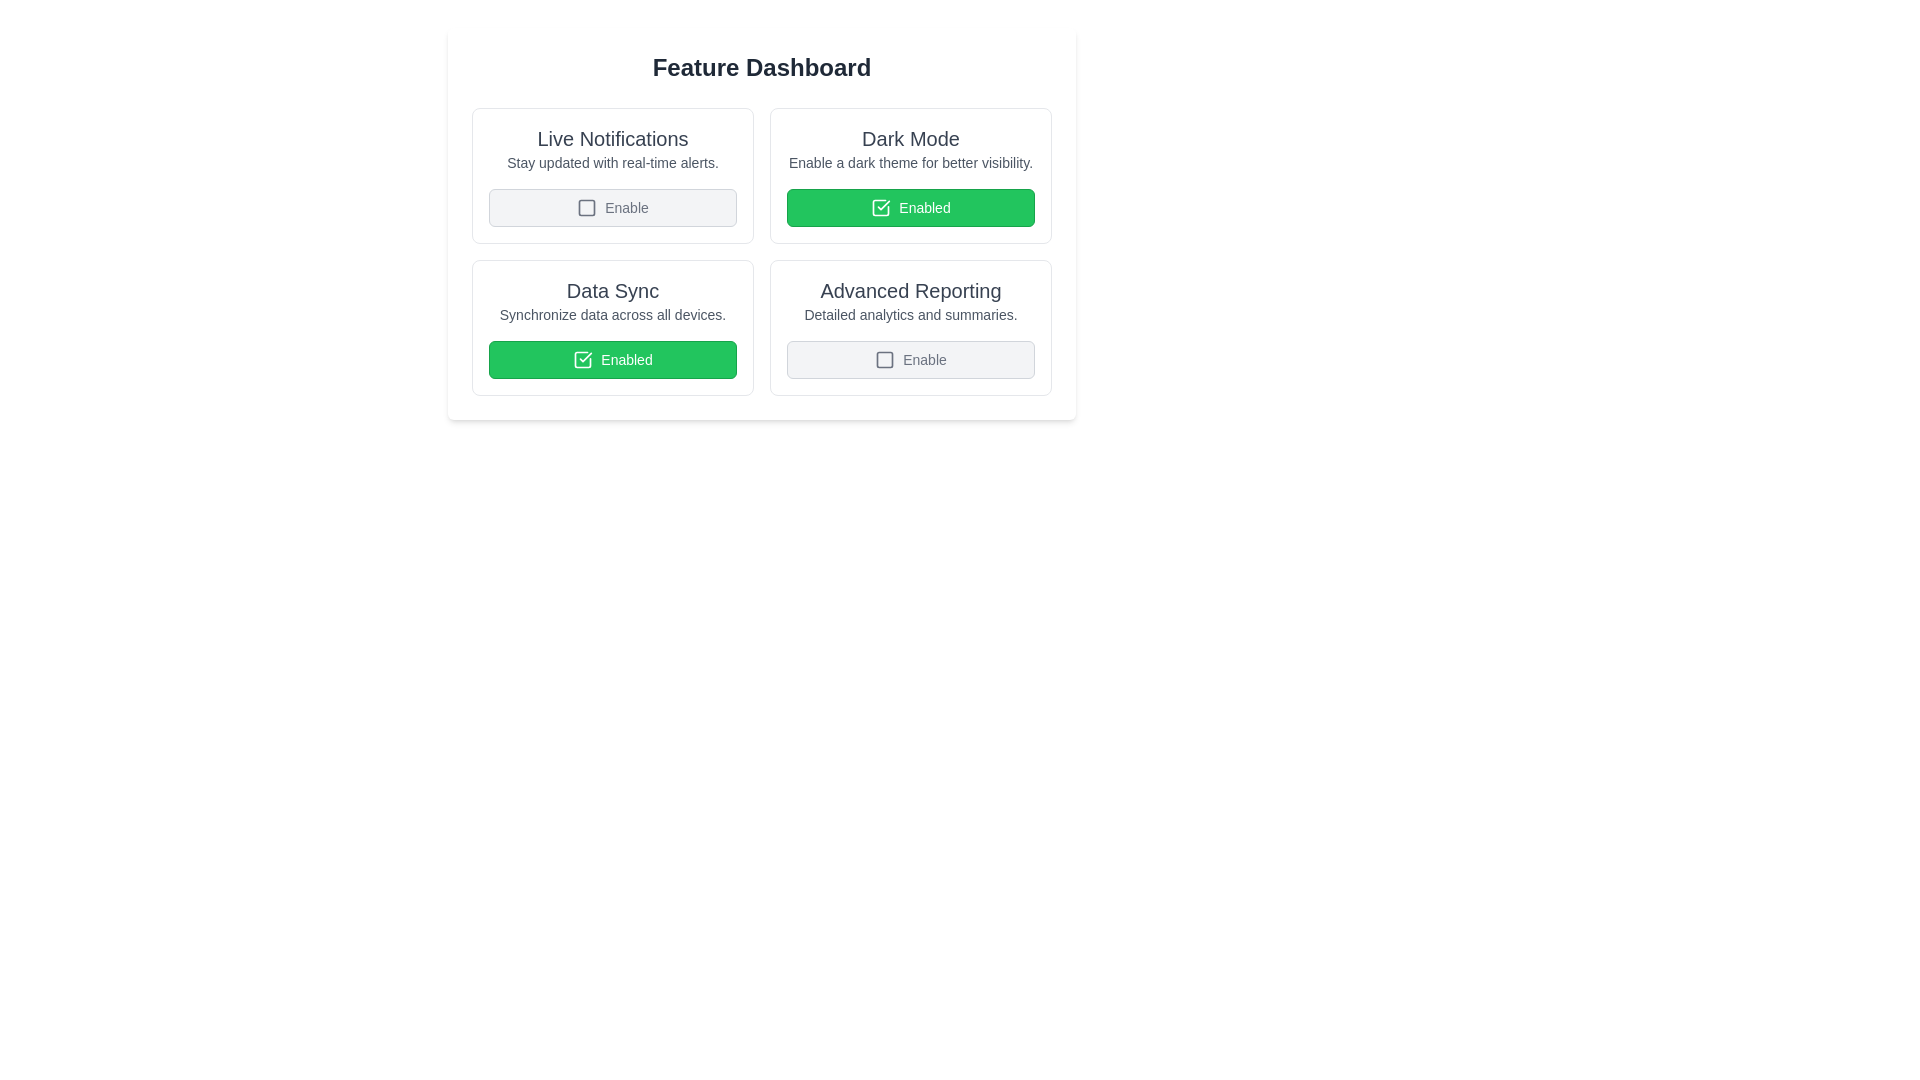 The image size is (1920, 1080). I want to click on the 'Enable' checkbox located in the 'Live Notifications' section of the Feature Dashboard, so click(612, 208).